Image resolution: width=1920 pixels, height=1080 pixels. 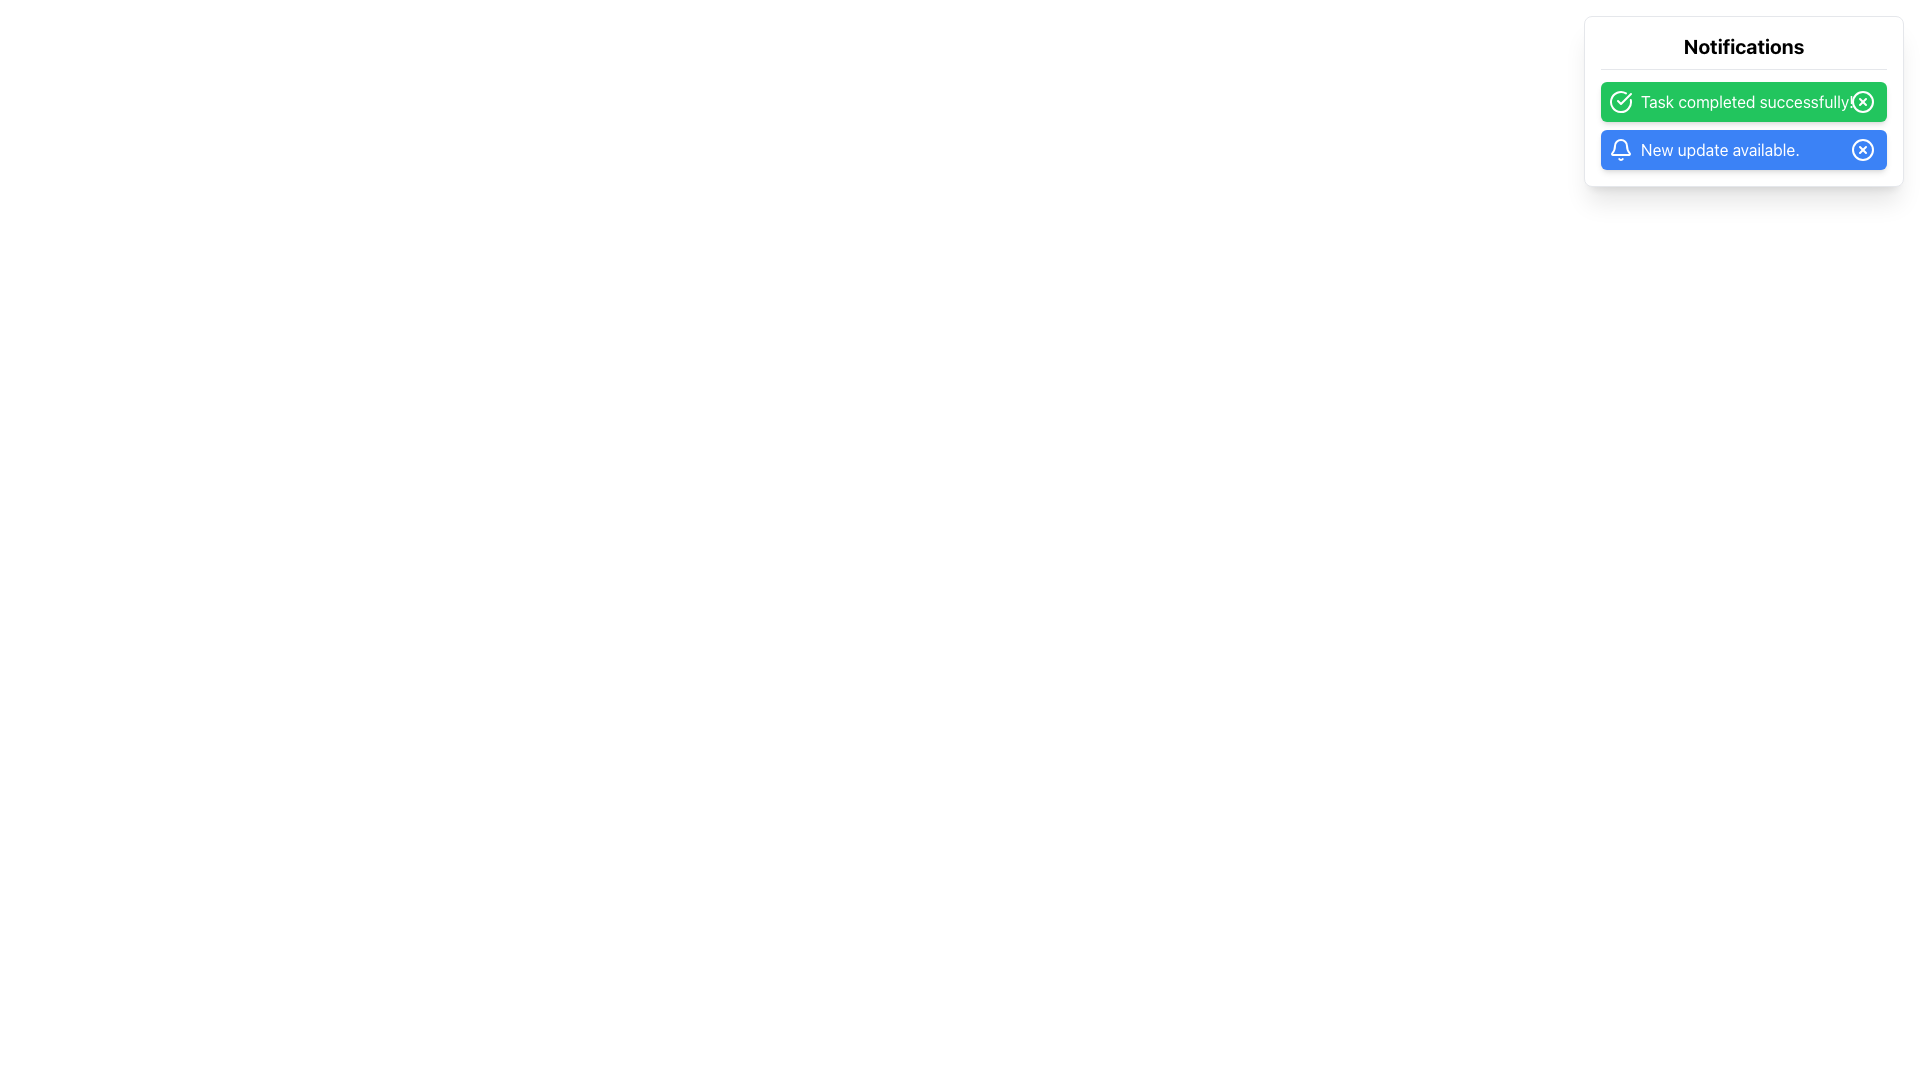 I want to click on the dismiss button located at the top-right corner of the blue notification card that displays 'New update available.', so click(x=1861, y=149).